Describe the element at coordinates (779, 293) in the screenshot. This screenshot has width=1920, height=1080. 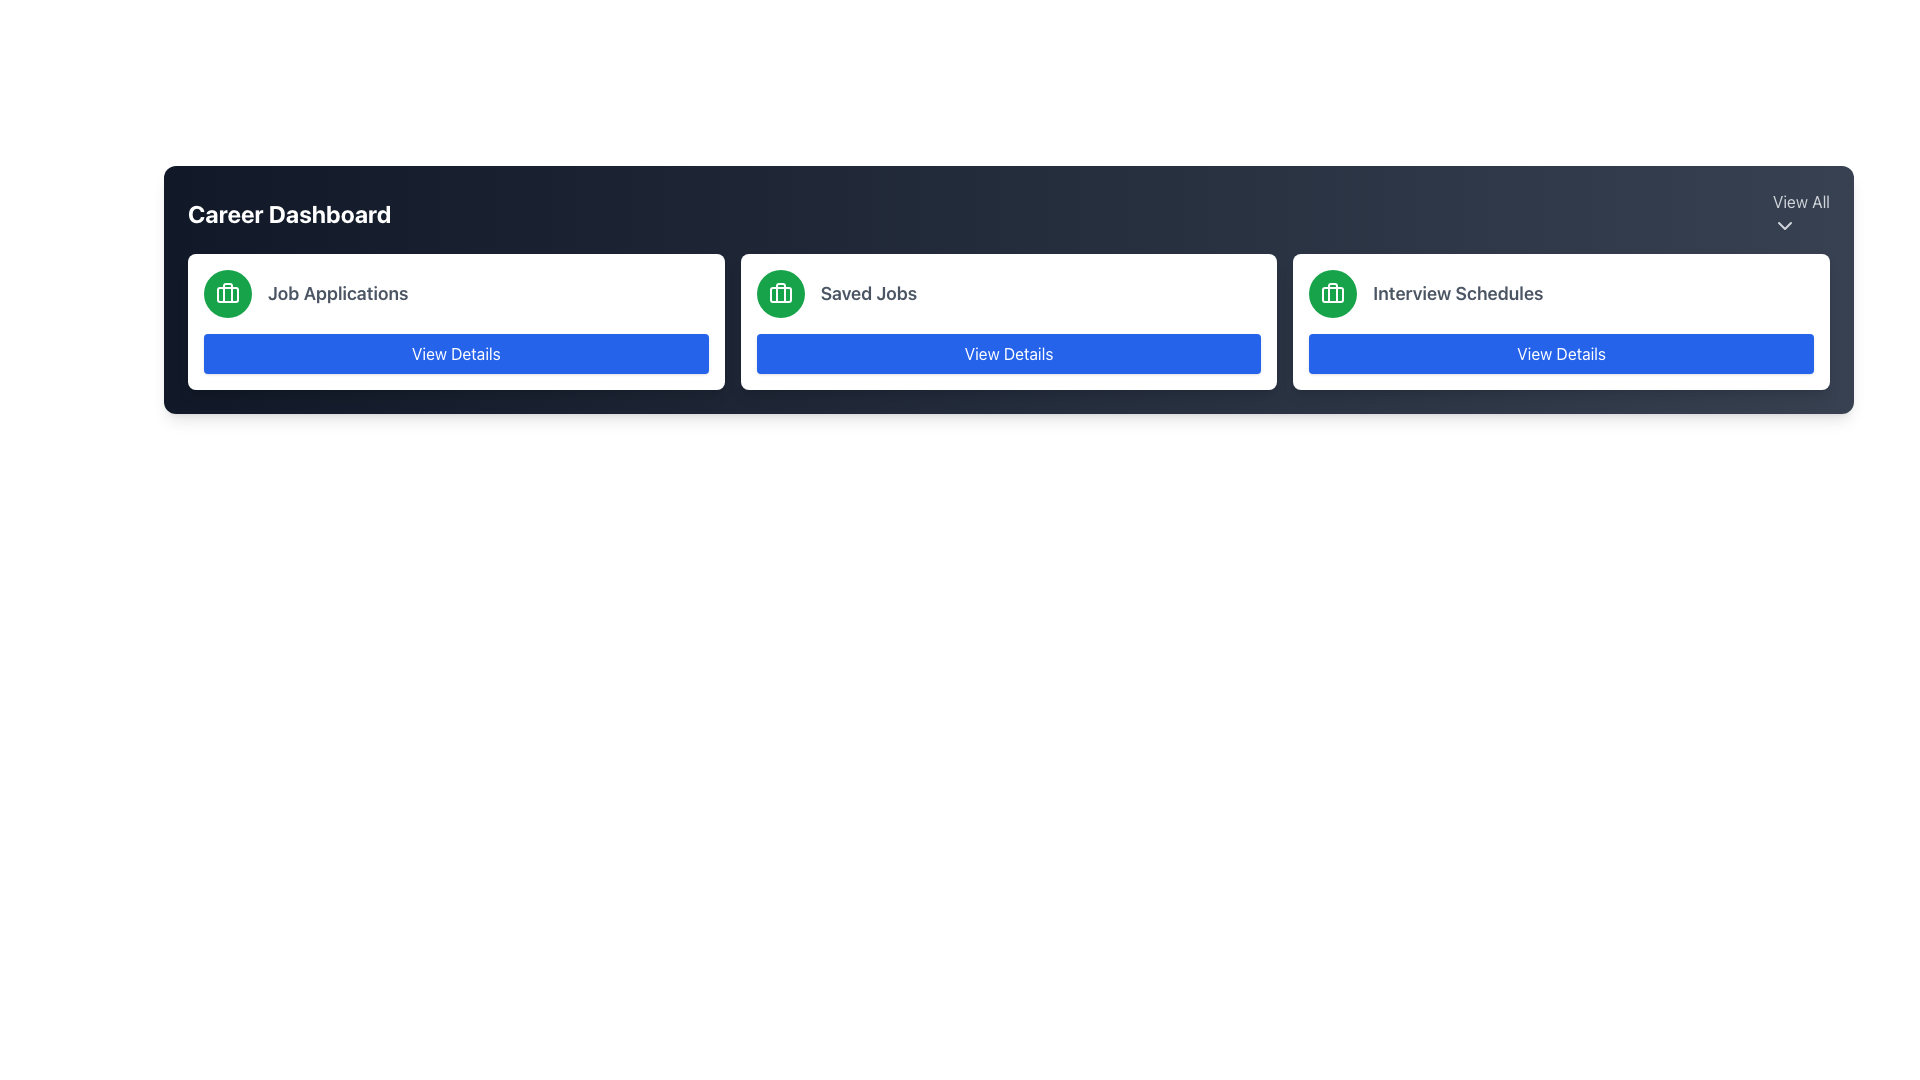
I see `the circular green icon with a white suitcase graphic located in the upper-left section of the 'Saved Jobs' card` at that location.